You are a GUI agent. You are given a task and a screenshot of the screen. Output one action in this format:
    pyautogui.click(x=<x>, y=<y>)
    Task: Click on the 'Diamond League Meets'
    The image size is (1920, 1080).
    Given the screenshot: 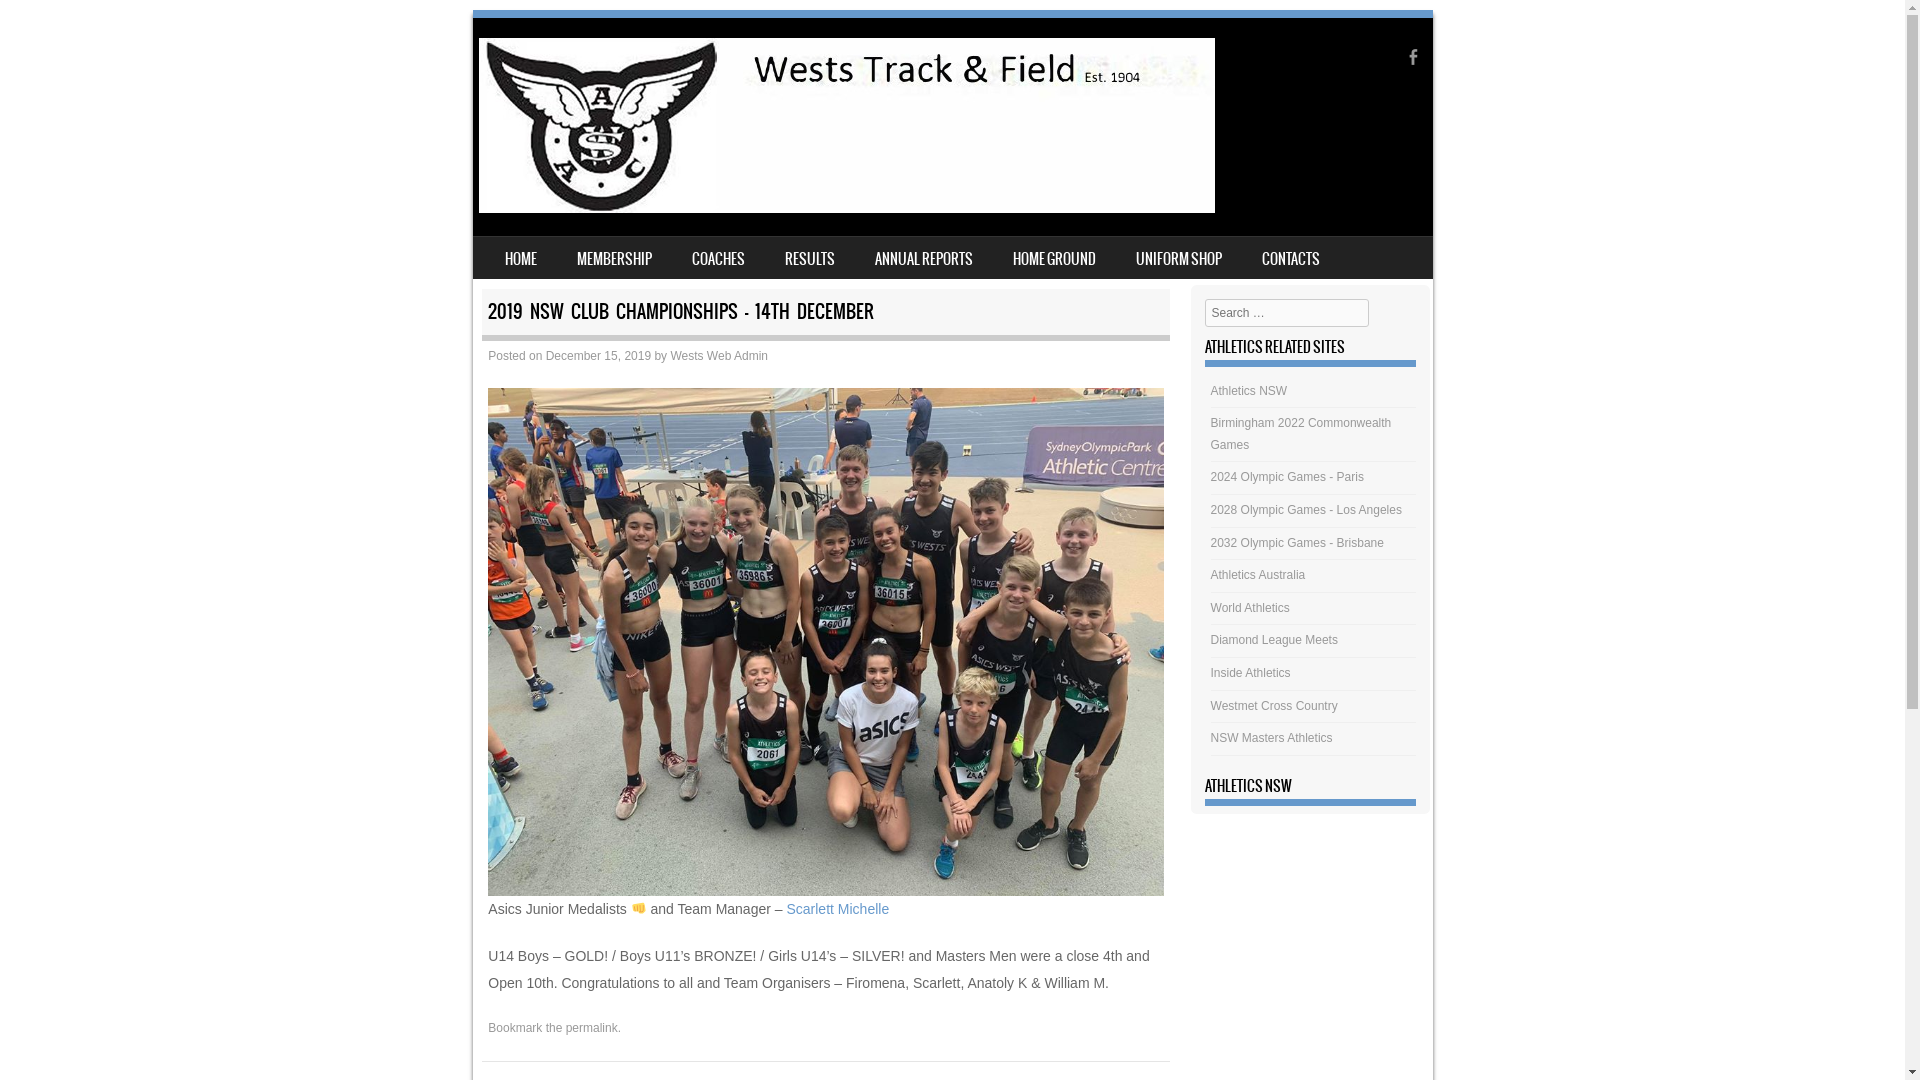 What is the action you would take?
    pyautogui.click(x=1273, y=640)
    